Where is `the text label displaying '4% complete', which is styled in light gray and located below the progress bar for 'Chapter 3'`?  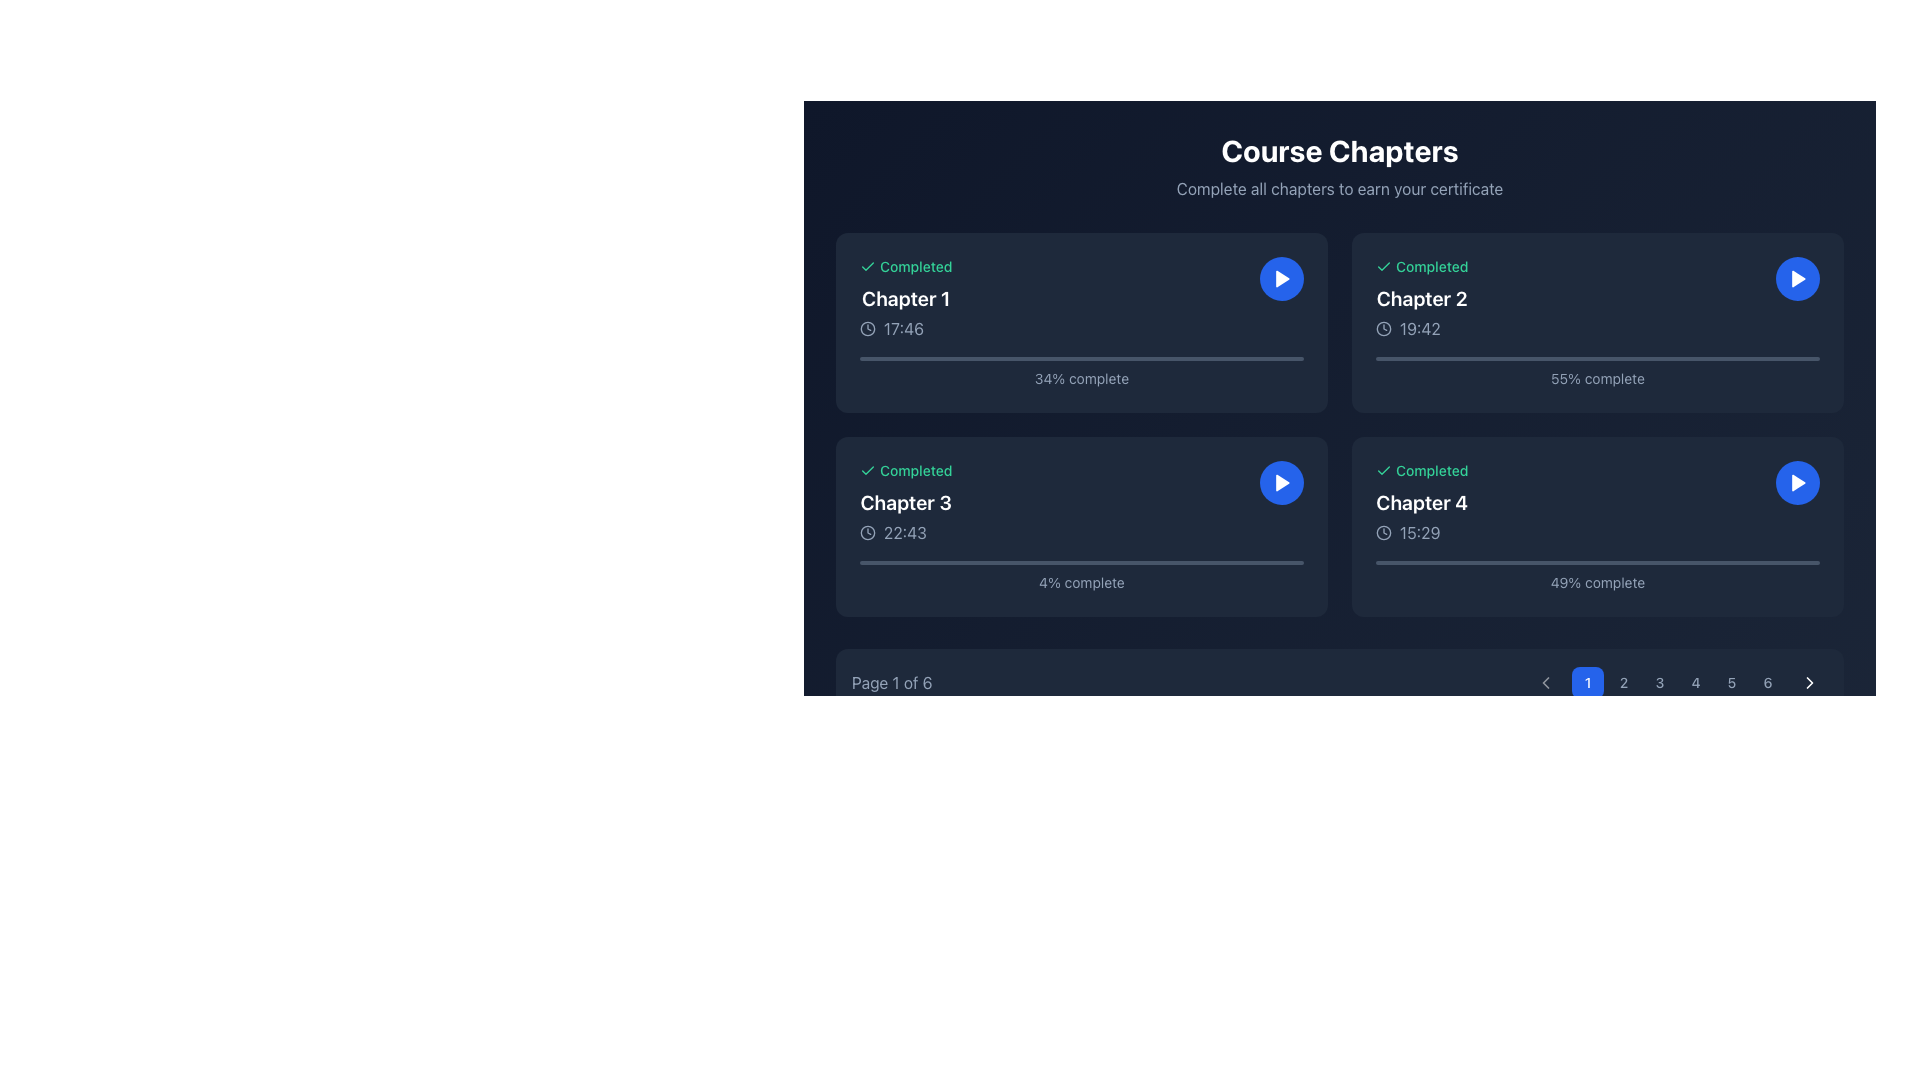 the text label displaying '4% complete', which is styled in light gray and located below the progress bar for 'Chapter 3' is located at coordinates (1080, 577).